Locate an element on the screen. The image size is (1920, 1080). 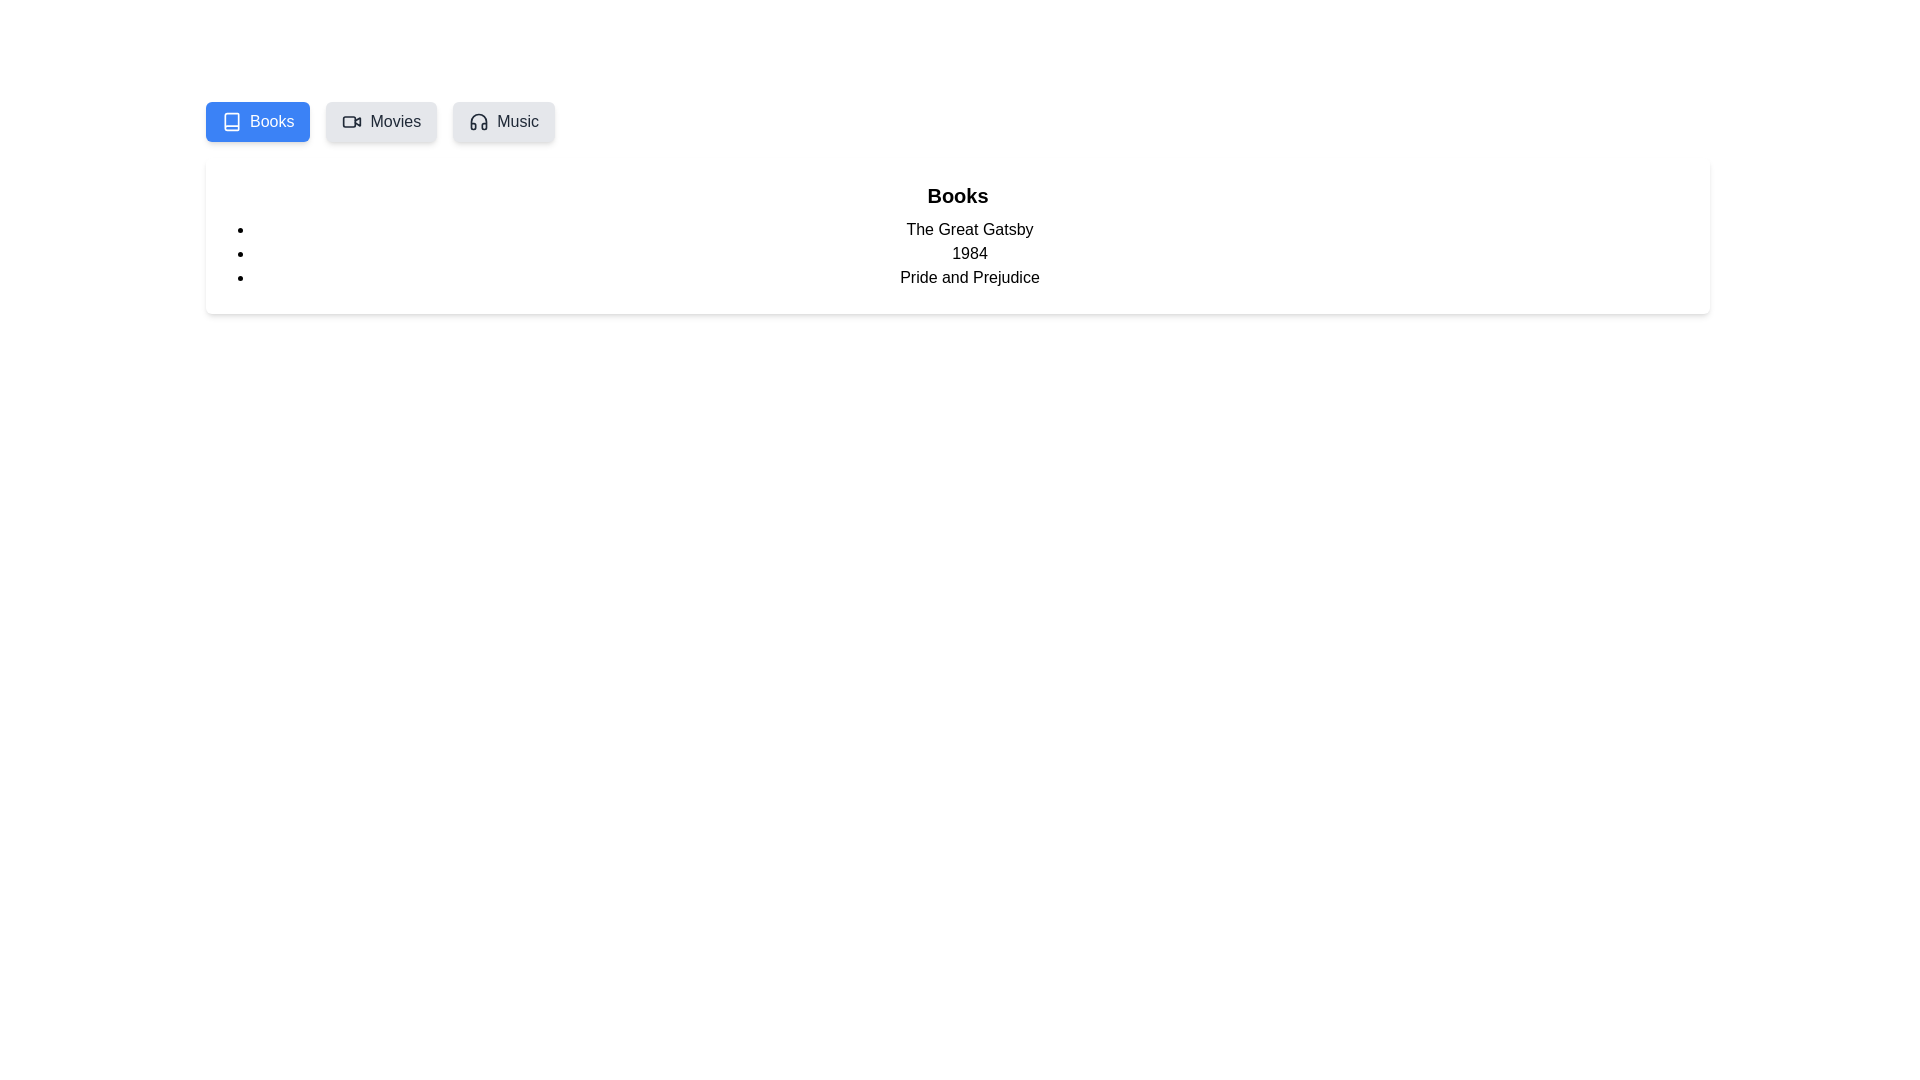
the Movies tab in the MediaLibrary component is located at coordinates (382, 122).